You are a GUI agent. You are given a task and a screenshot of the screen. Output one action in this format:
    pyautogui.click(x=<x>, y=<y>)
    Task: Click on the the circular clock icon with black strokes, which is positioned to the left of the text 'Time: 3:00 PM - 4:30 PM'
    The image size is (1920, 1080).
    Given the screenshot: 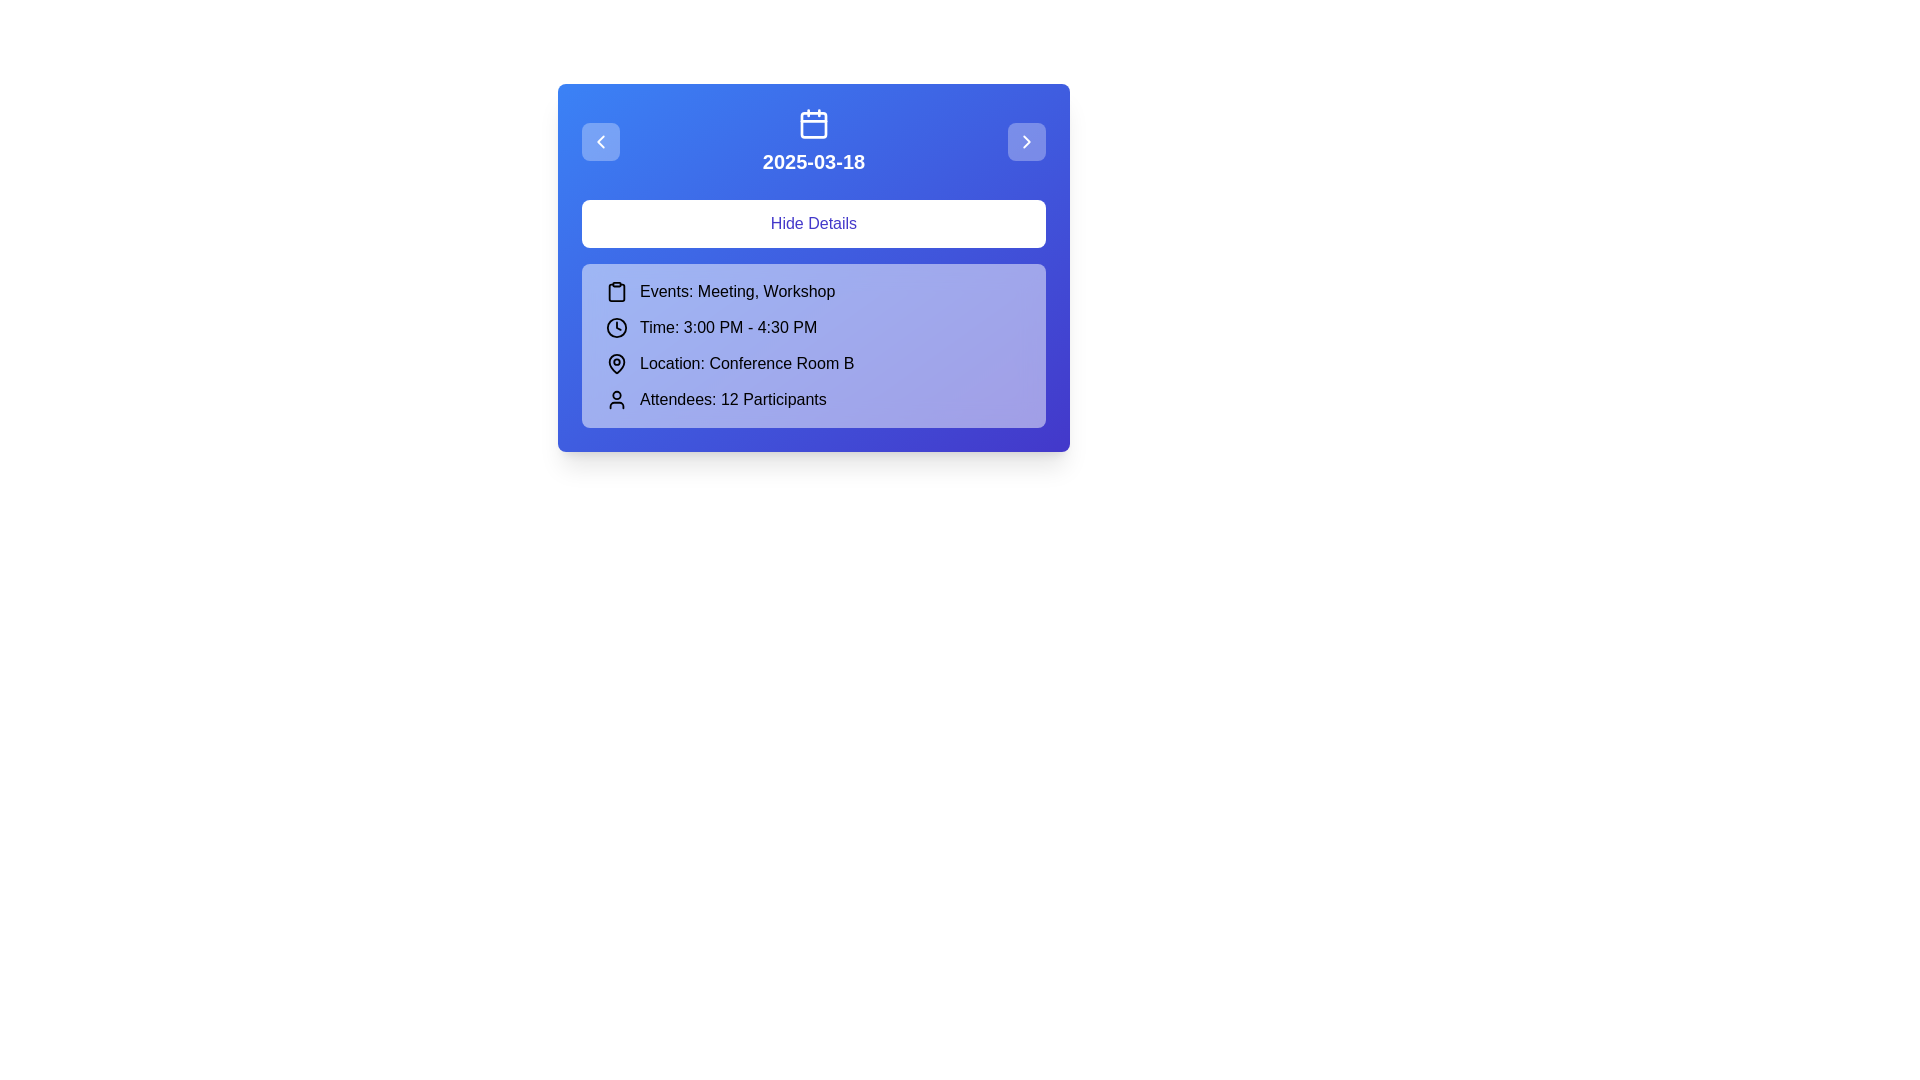 What is the action you would take?
    pyautogui.click(x=616, y=326)
    